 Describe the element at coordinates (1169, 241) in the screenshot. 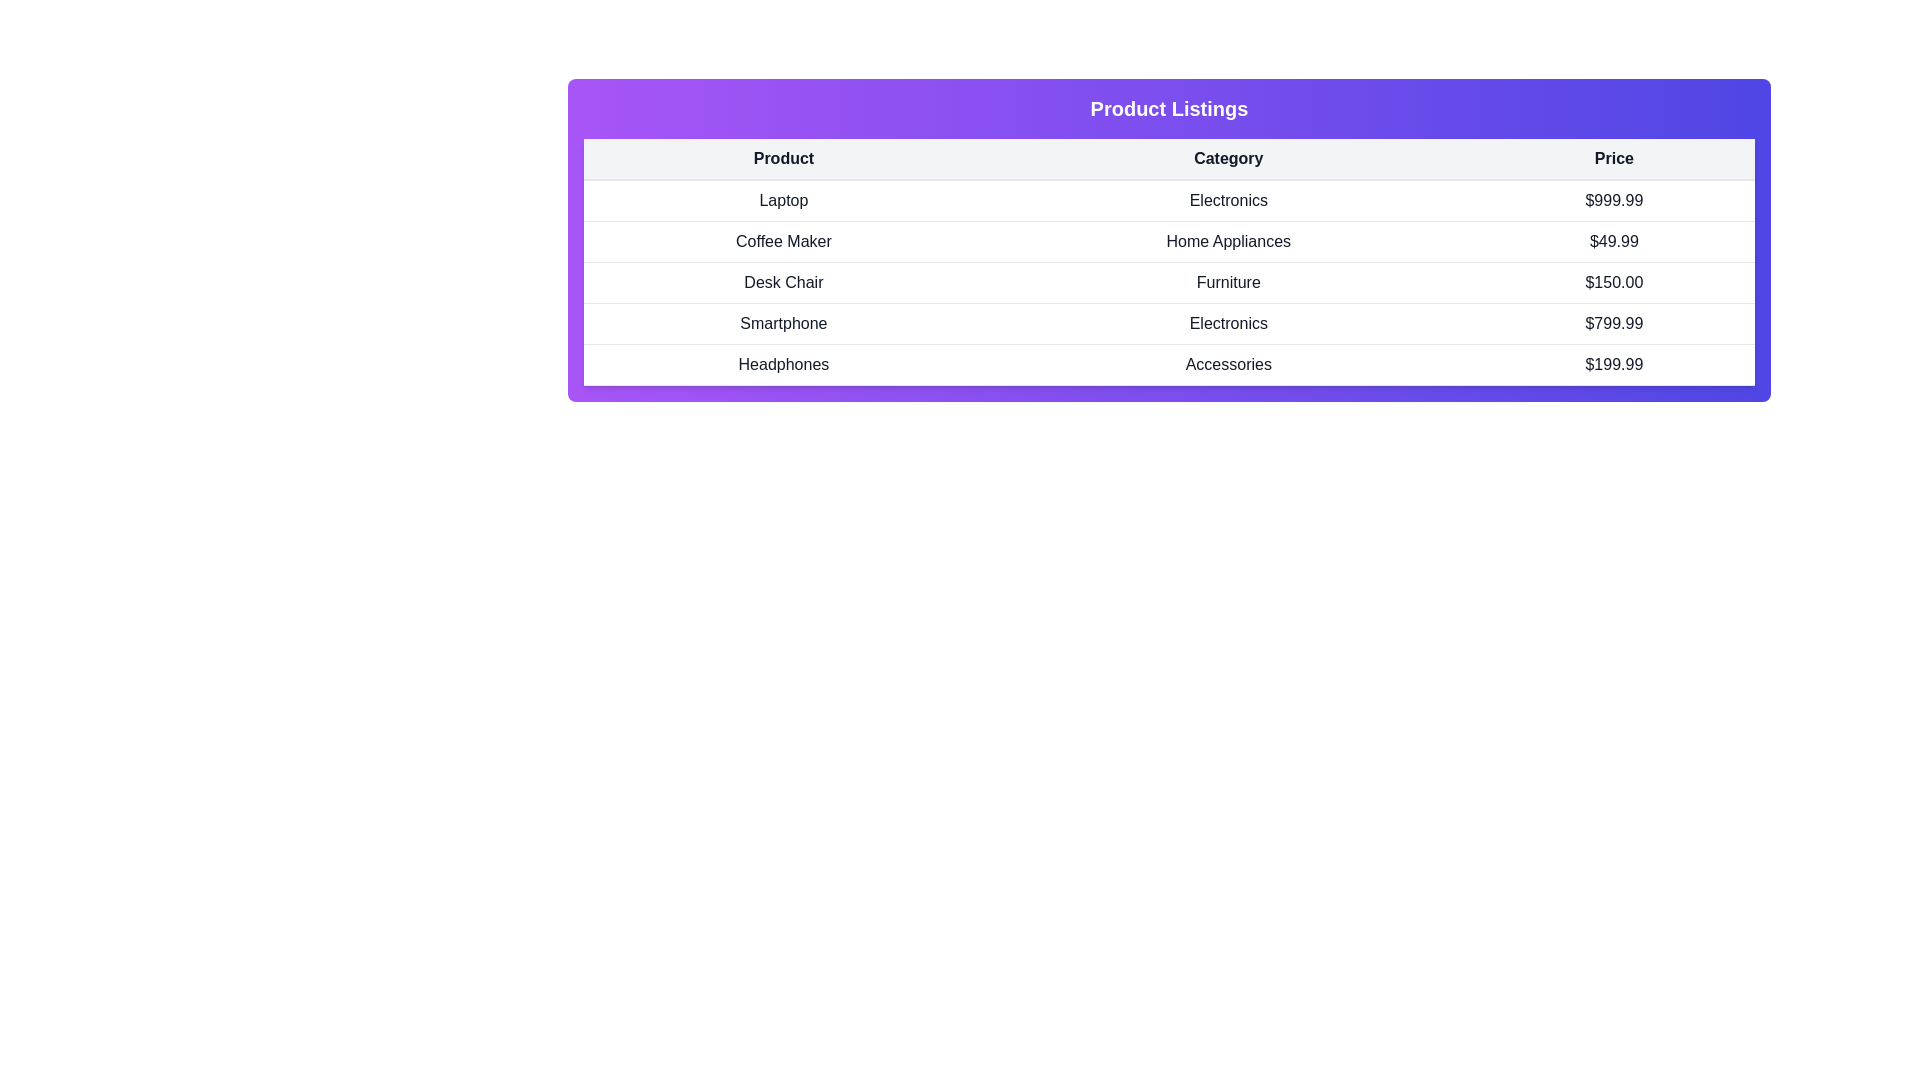

I see `text for the product details in the table row representing 'Coffee Maker', which is located in the second row of the table under the heading row` at that location.